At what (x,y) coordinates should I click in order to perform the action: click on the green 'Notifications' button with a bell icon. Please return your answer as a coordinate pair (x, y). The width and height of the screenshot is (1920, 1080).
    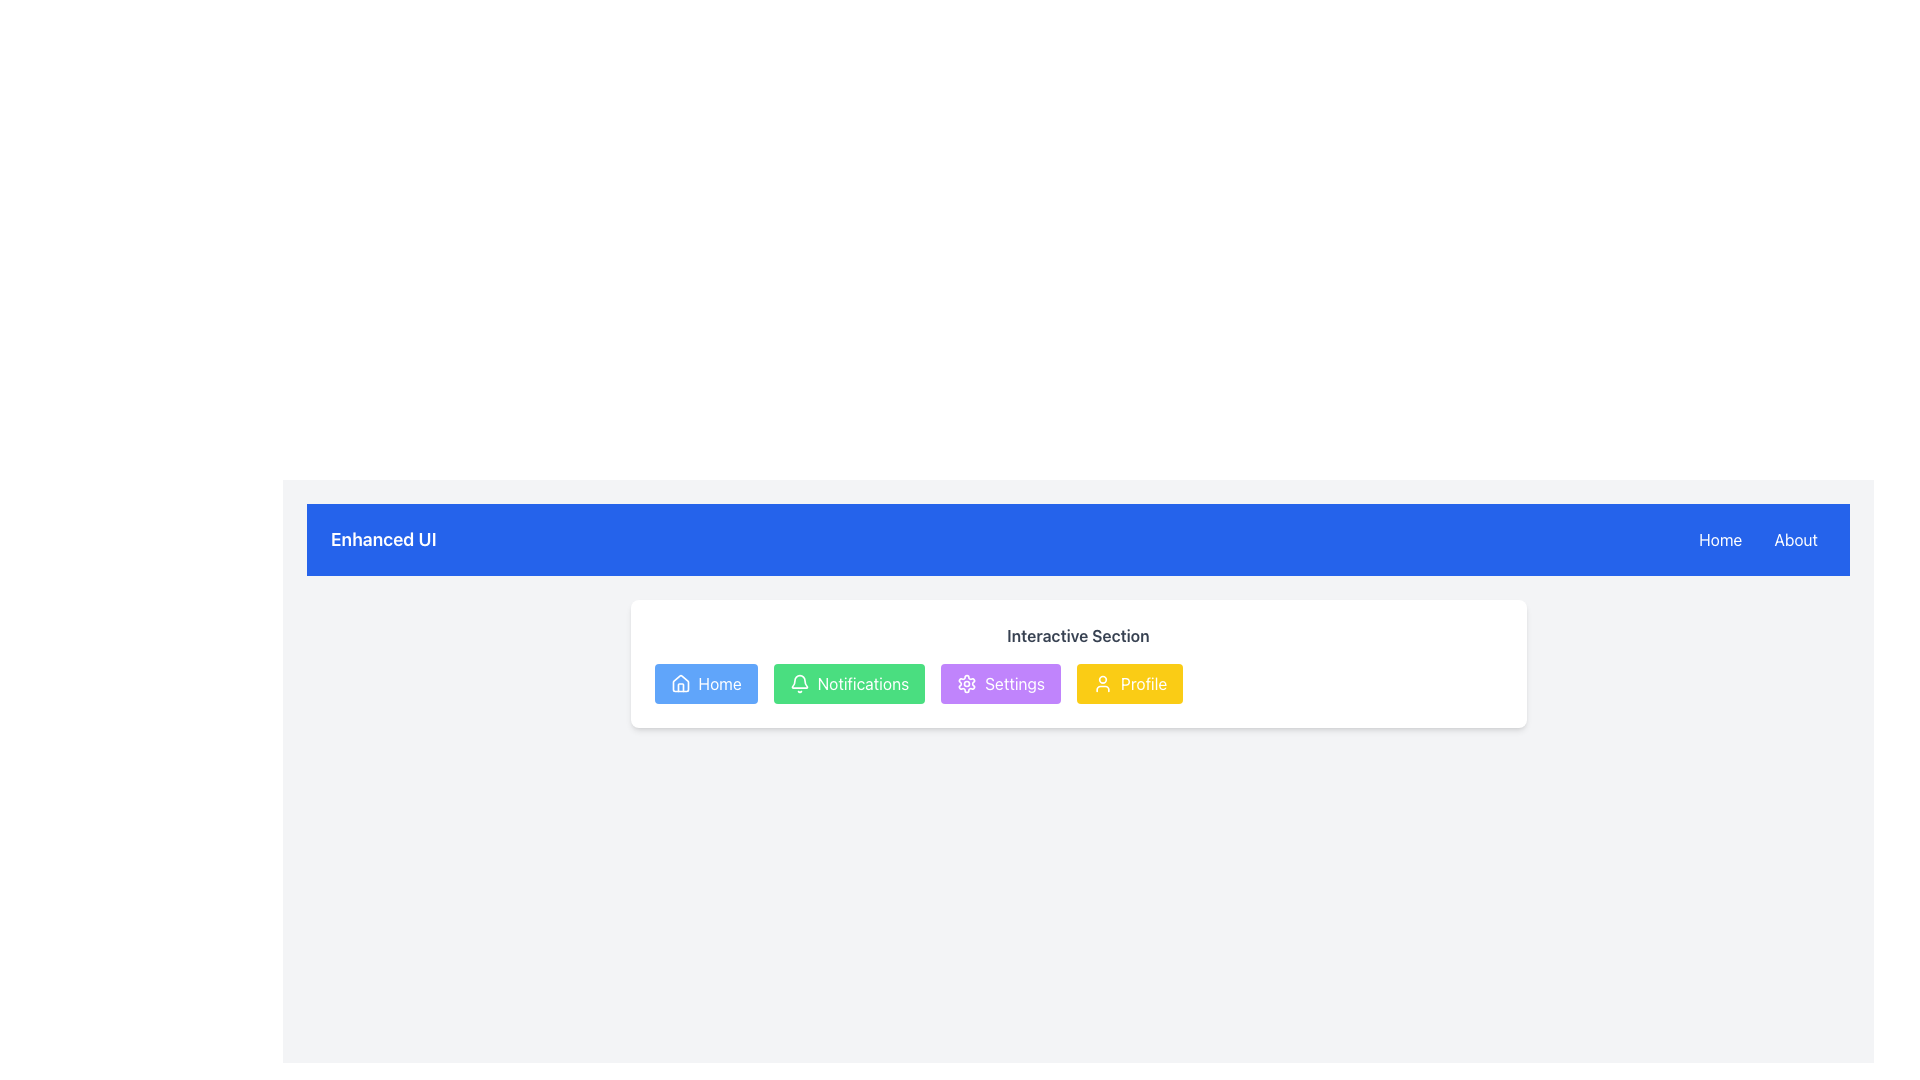
    Looking at the image, I should click on (849, 682).